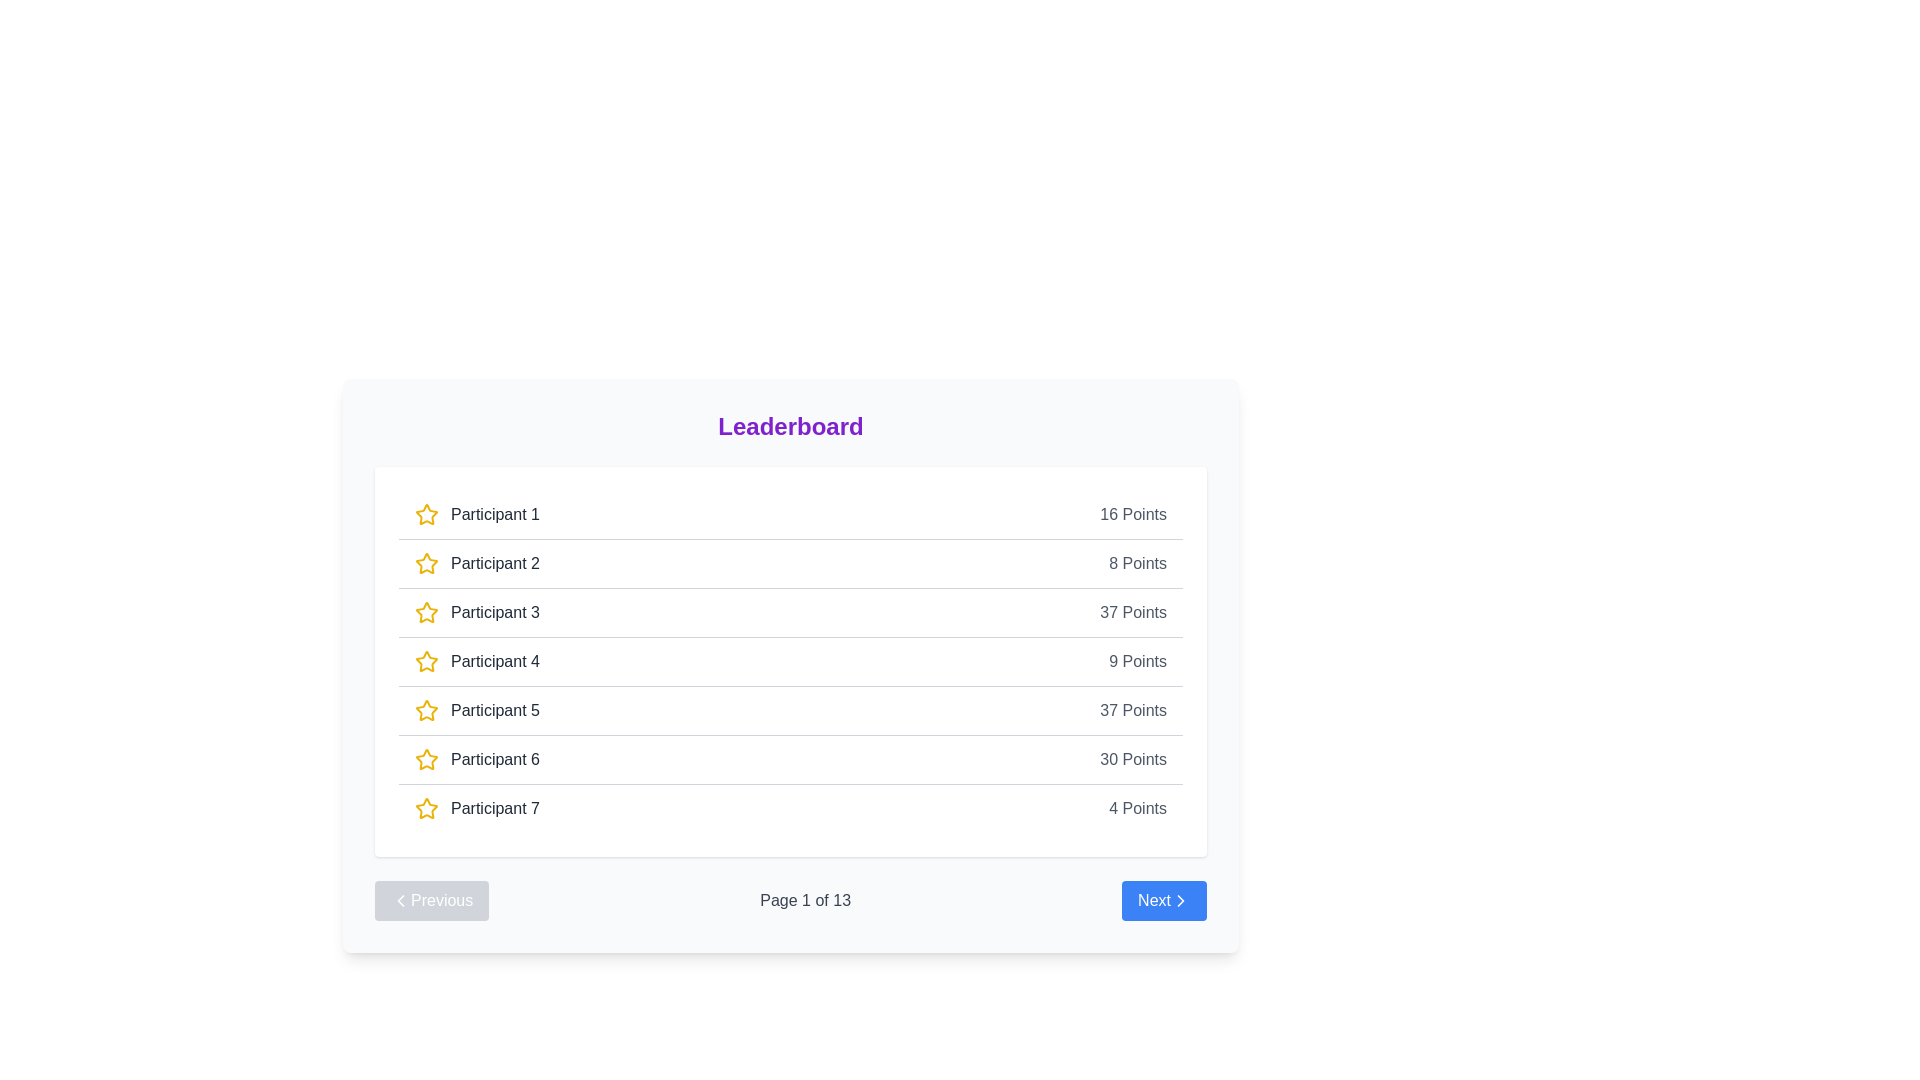  I want to click on the star icon located to the left of the text 'Participant 3' in the leaderboard table, which indicates the rating or achievement of this entry, so click(426, 611).